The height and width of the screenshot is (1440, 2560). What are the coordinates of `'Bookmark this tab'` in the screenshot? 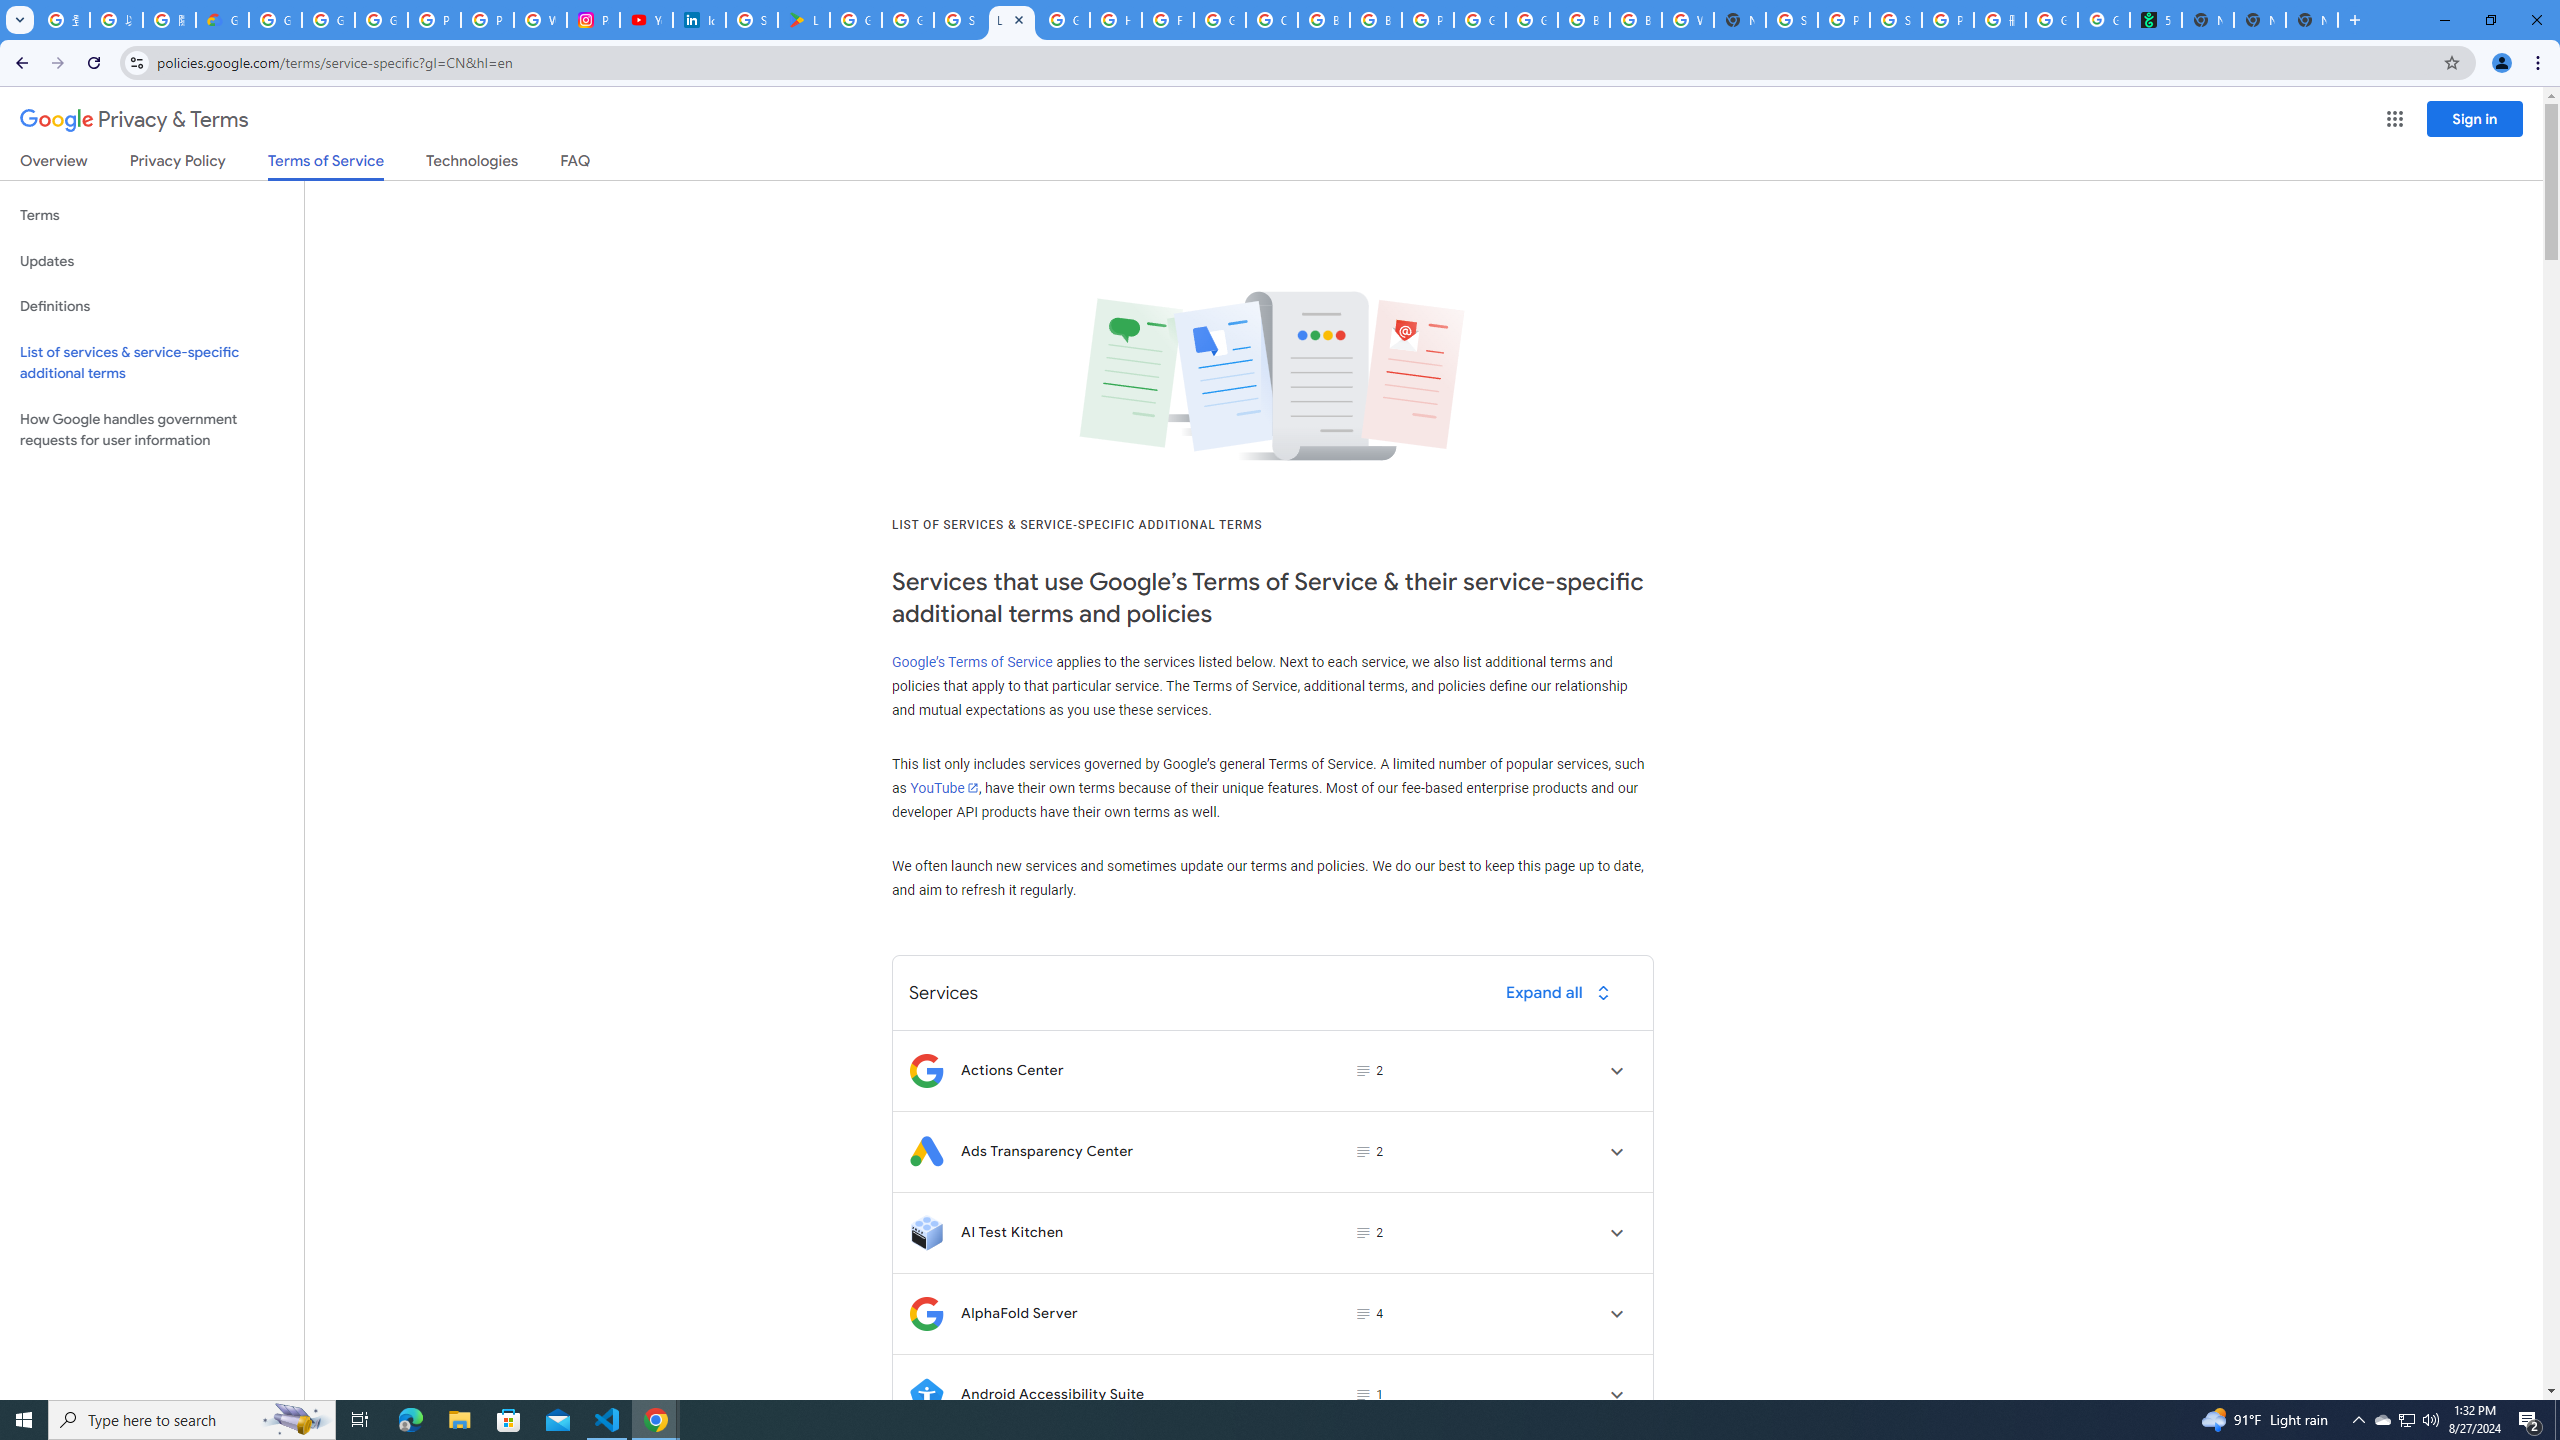 It's located at (2450, 61).